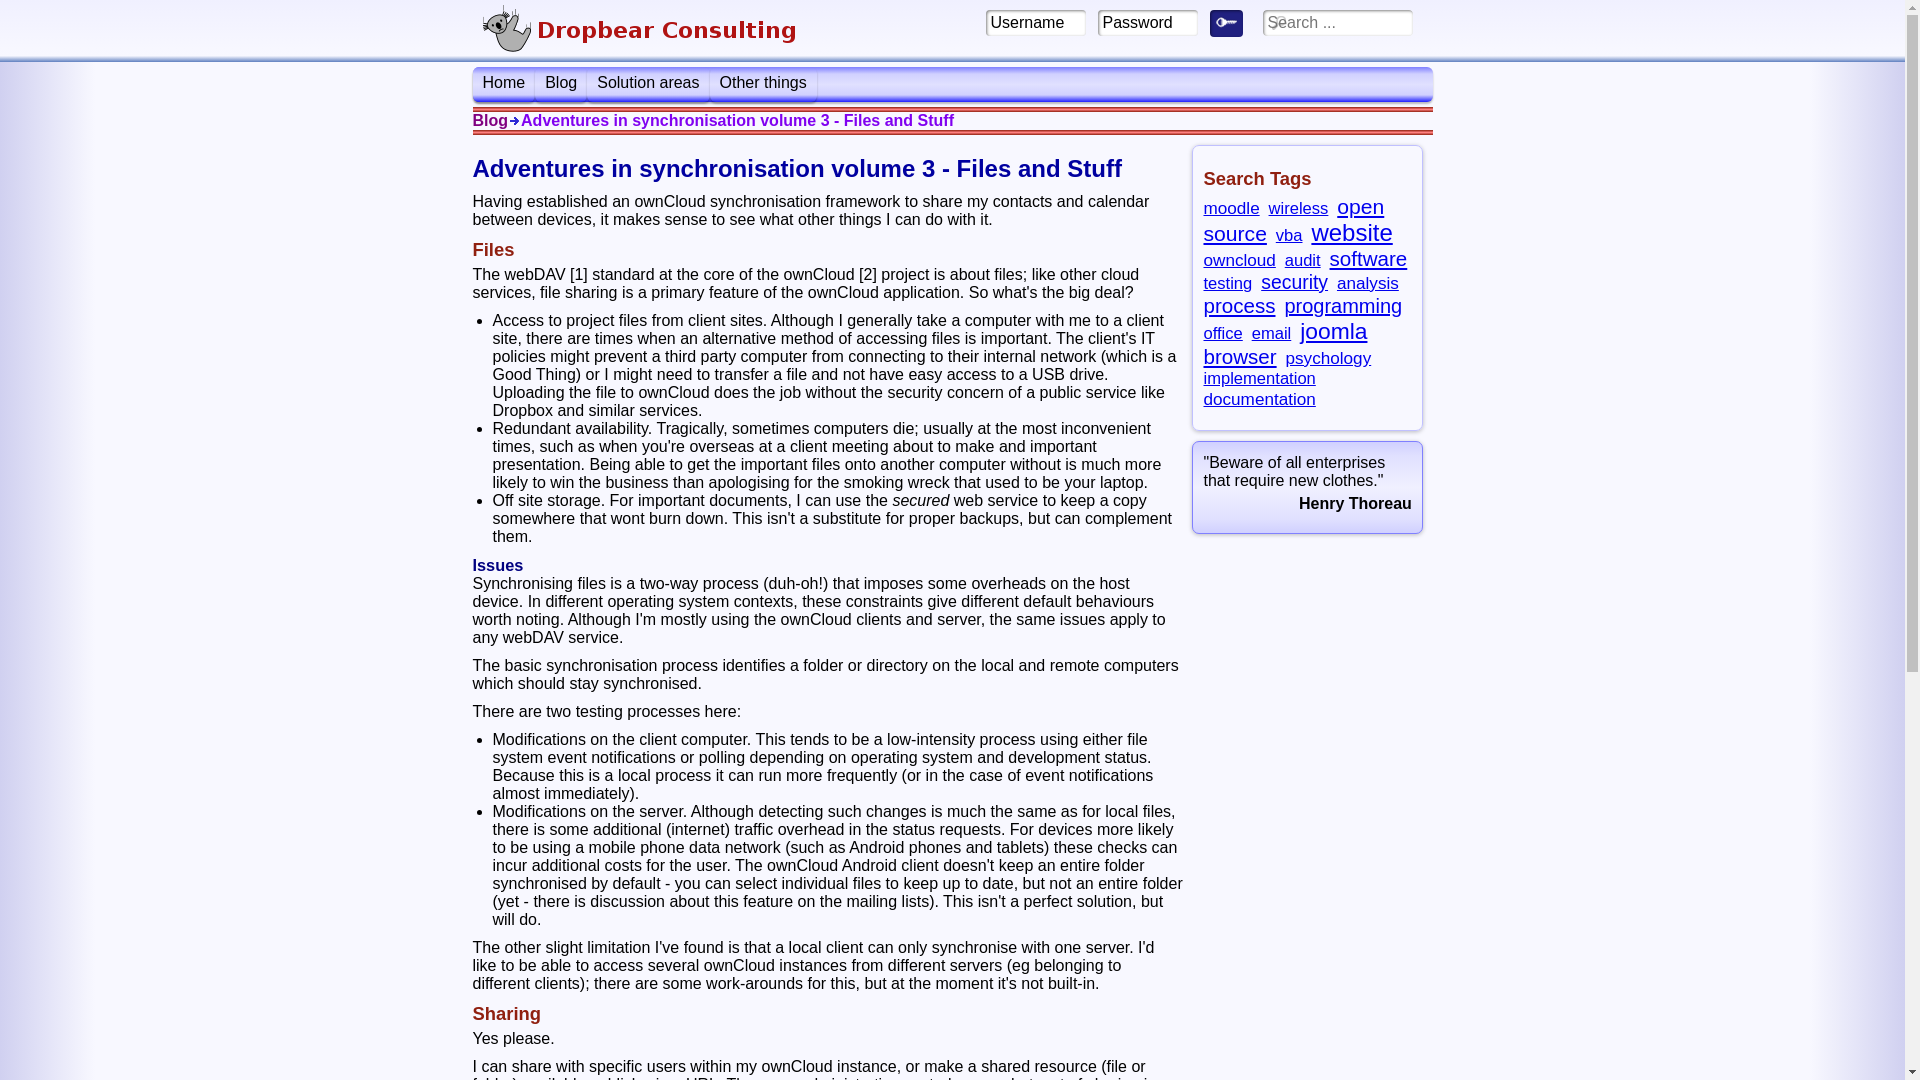 This screenshot has width=1920, height=1080. I want to click on 'website', so click(1310, 231).